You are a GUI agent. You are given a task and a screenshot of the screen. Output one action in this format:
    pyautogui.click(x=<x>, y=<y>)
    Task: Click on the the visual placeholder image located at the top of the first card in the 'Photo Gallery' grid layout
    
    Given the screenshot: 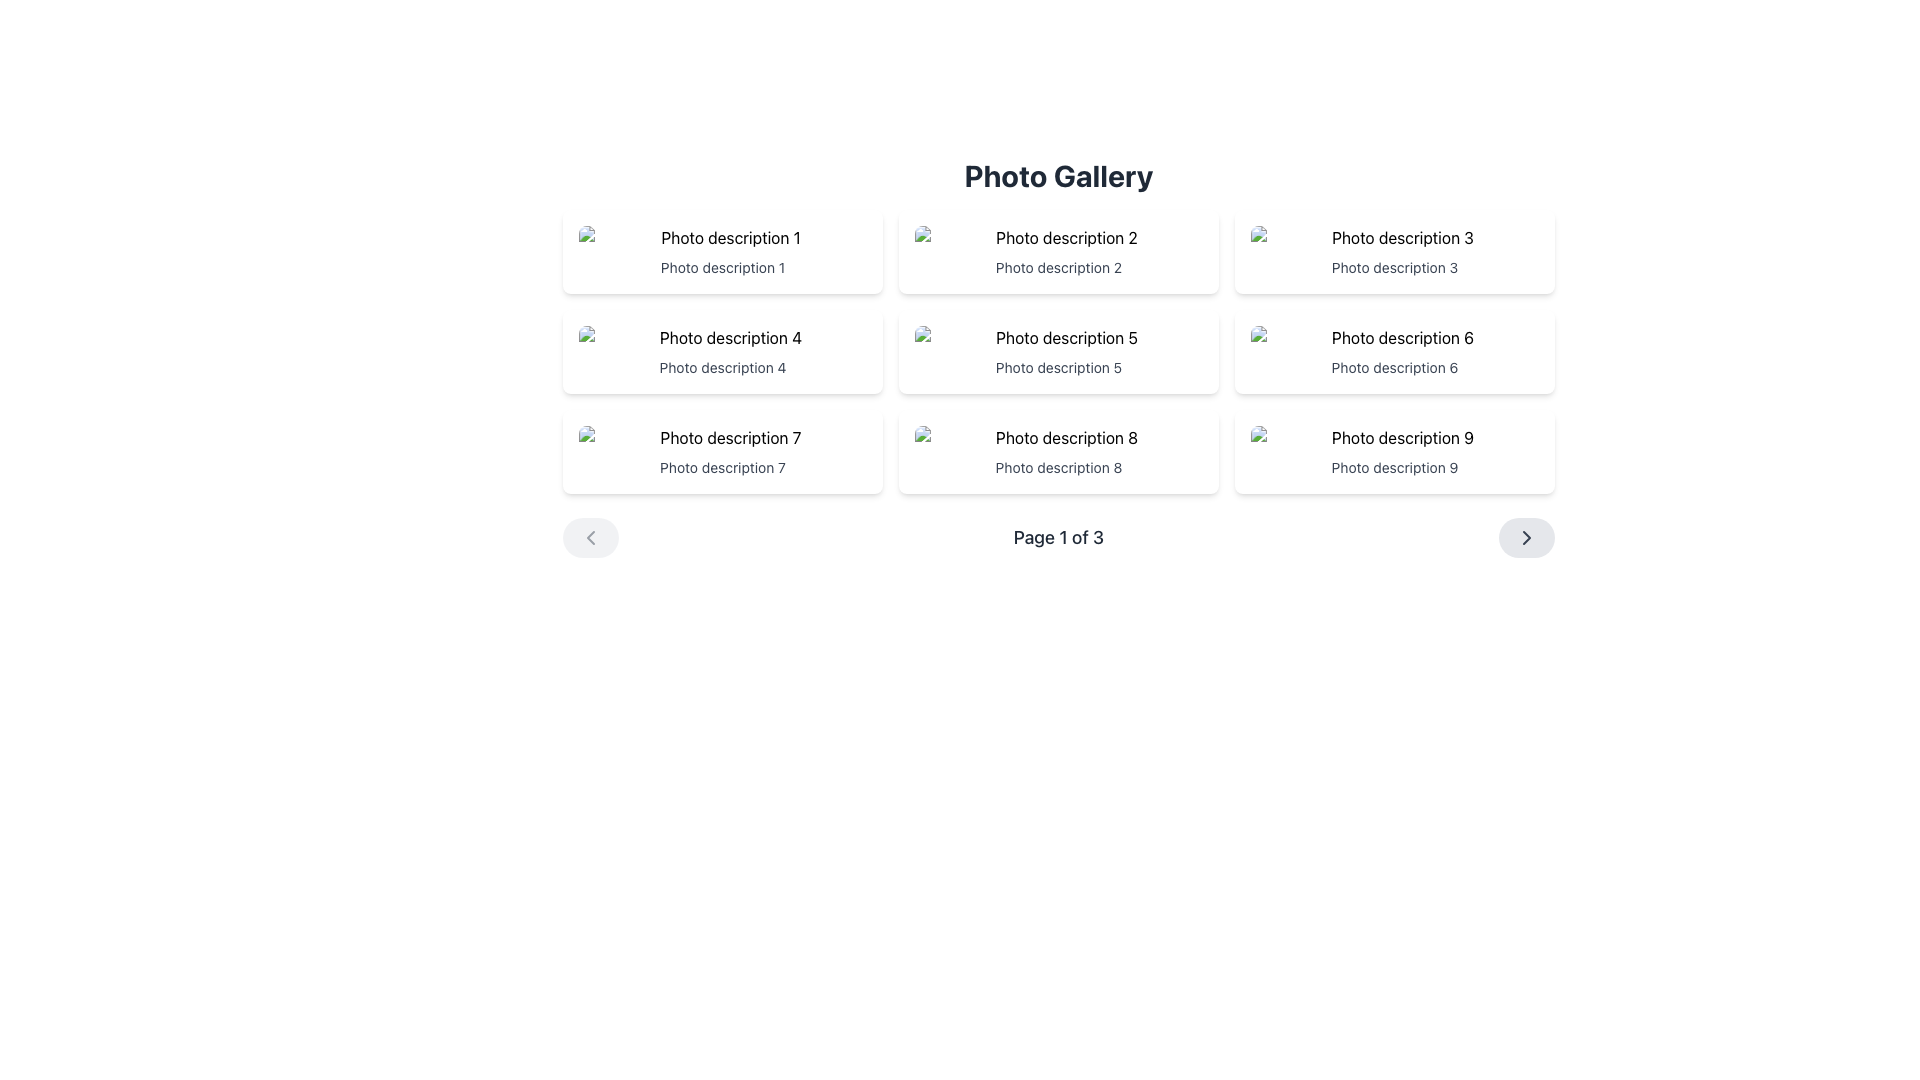 What is the action you would take?
    pyautogui.click(x=722, y=237)
    